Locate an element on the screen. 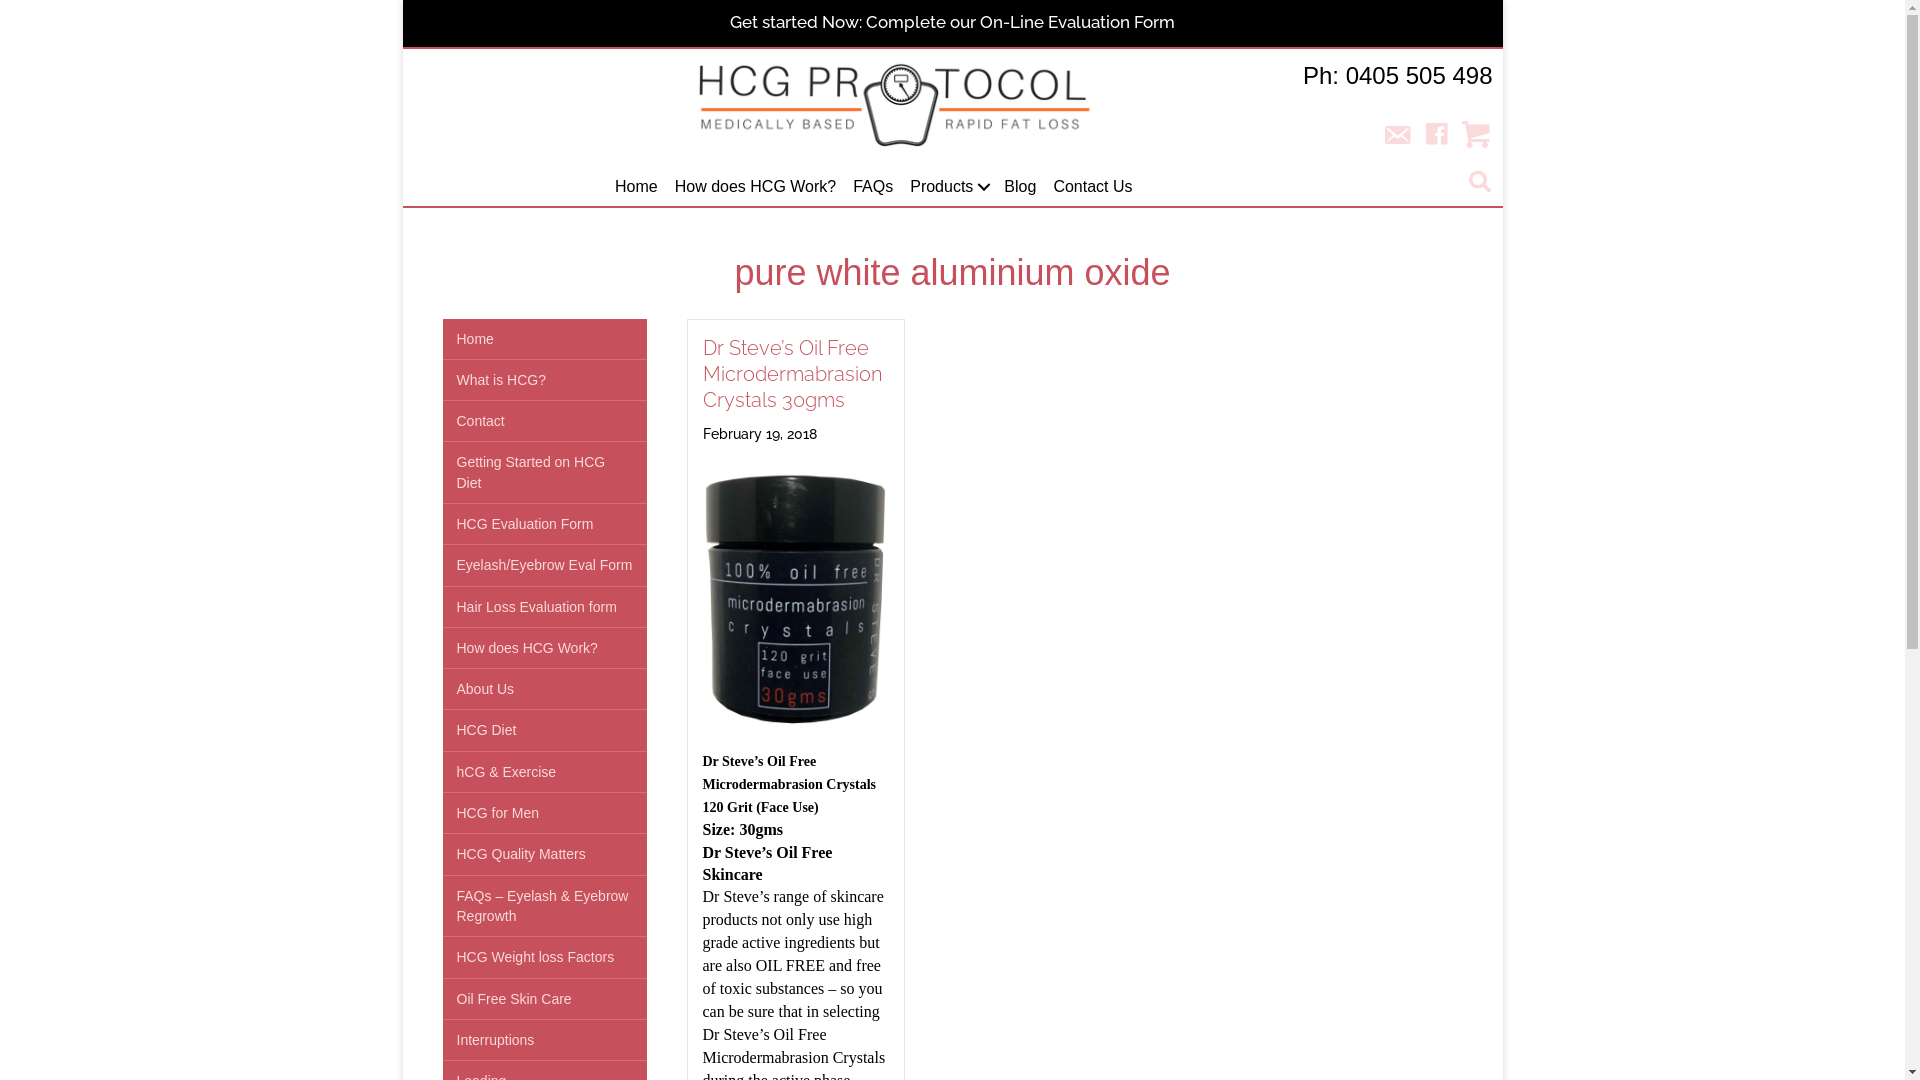  'What is HCG?' is located at coordinates (440, 380).